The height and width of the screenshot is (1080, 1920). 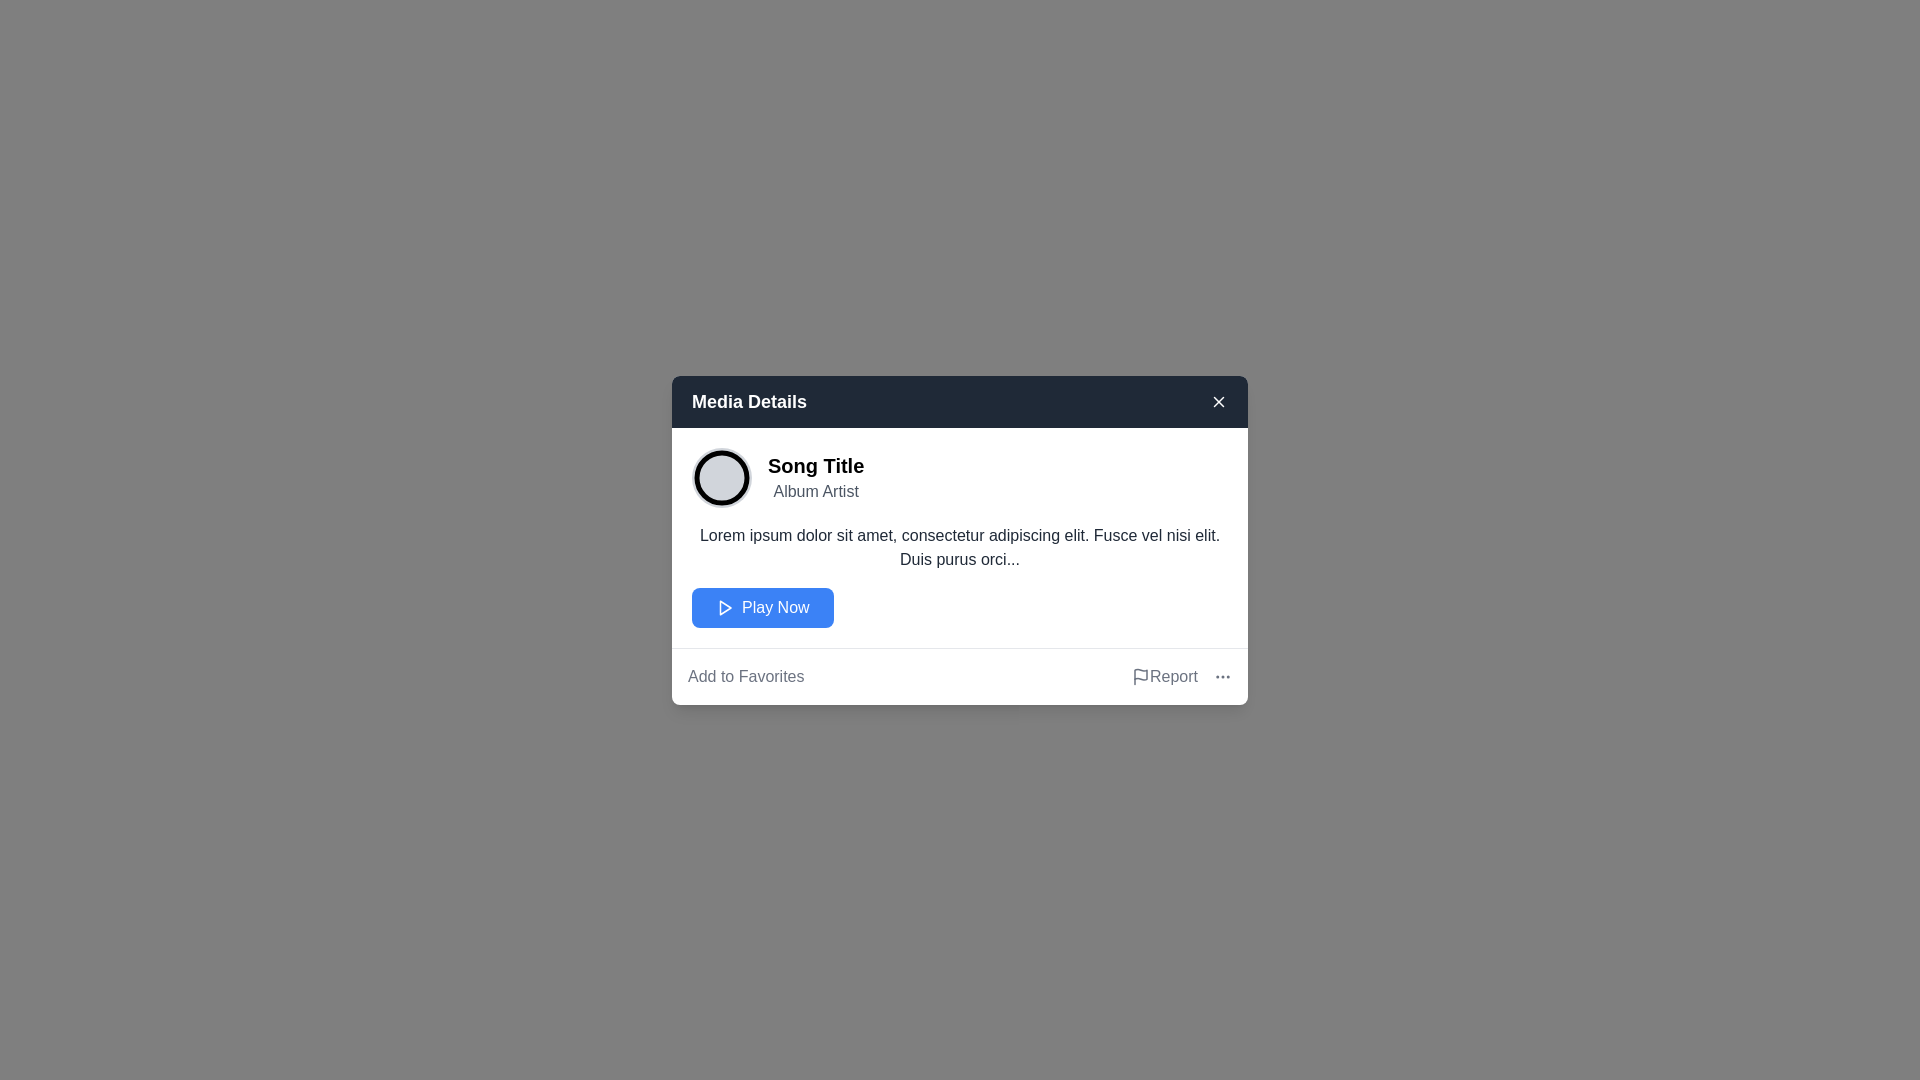 I want to click on the blue rectangular button labeled 'Play Now', so click(x=761, y=606).